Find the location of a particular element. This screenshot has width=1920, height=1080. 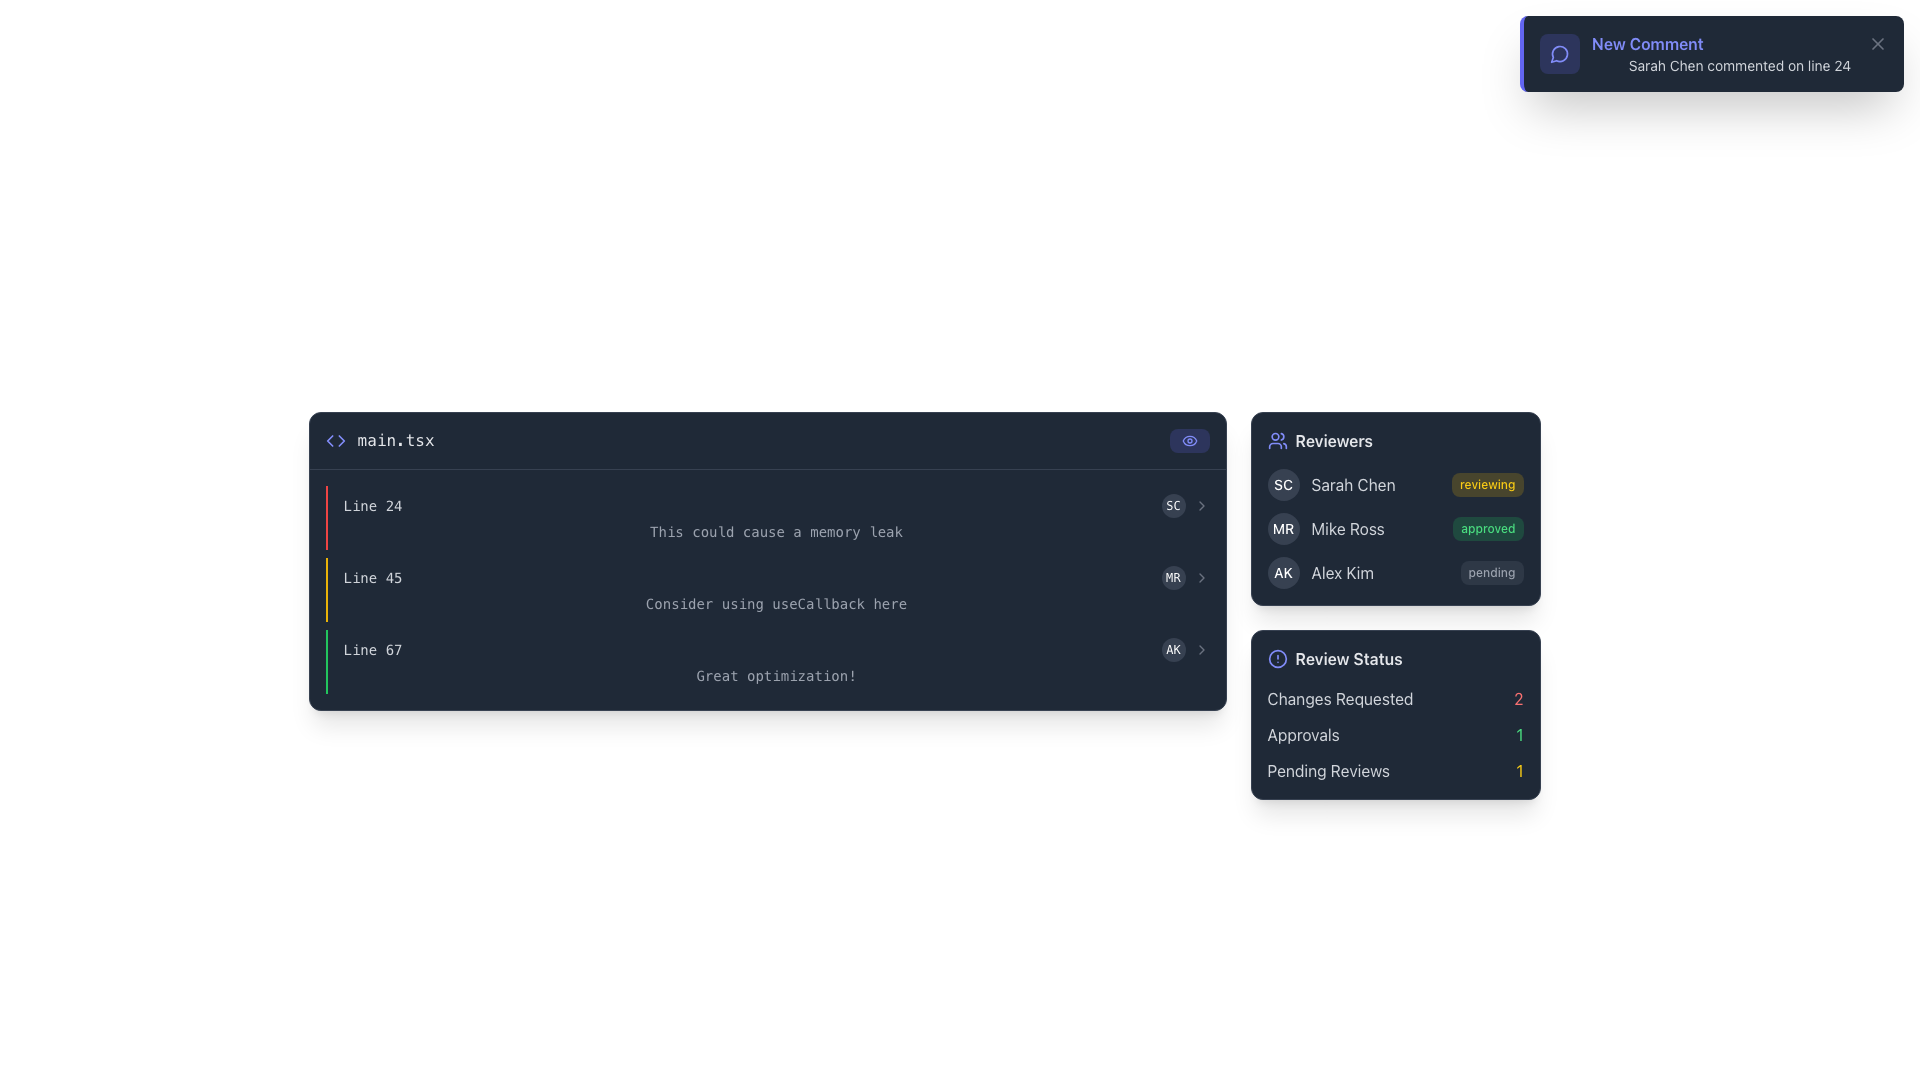

the composite UI component consisting of a circular label with 'SC' in white text and a rightward chevron icon, located at the far-right side of the row for 'Line 24' is located at coordinates (1185, 504).